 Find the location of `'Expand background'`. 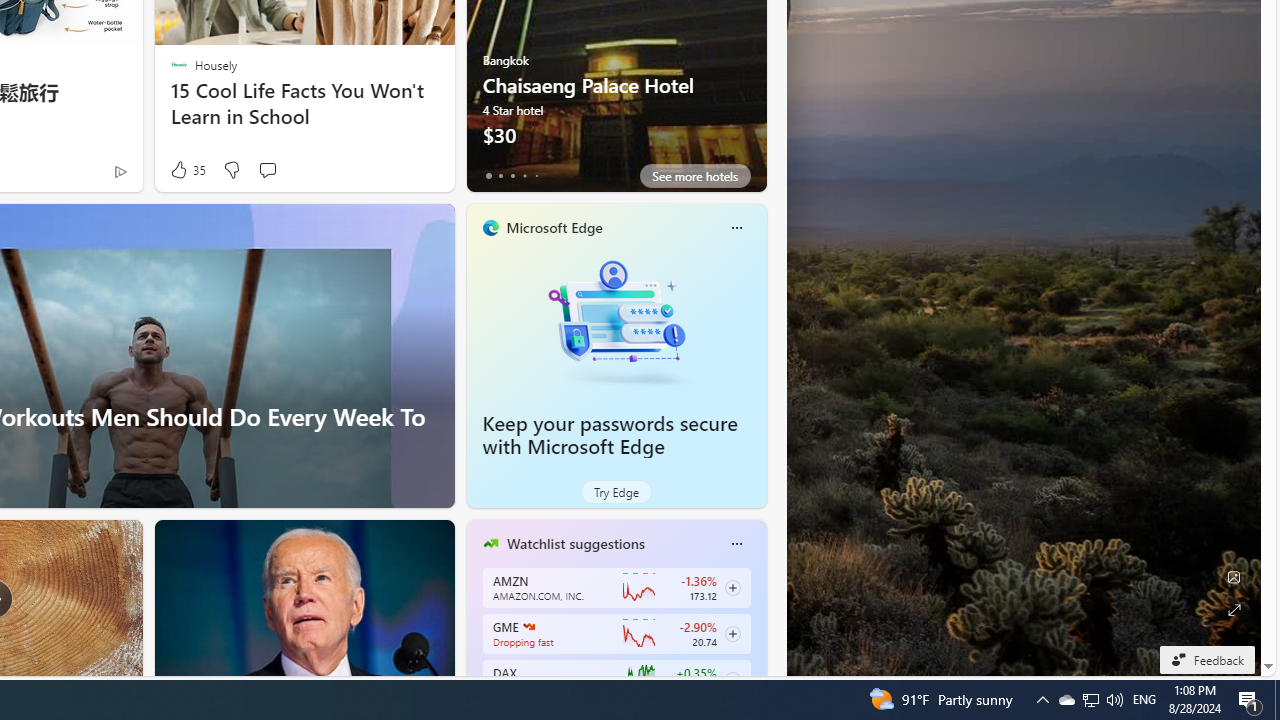

'Expand background' is located at coordinates (1232, 609).